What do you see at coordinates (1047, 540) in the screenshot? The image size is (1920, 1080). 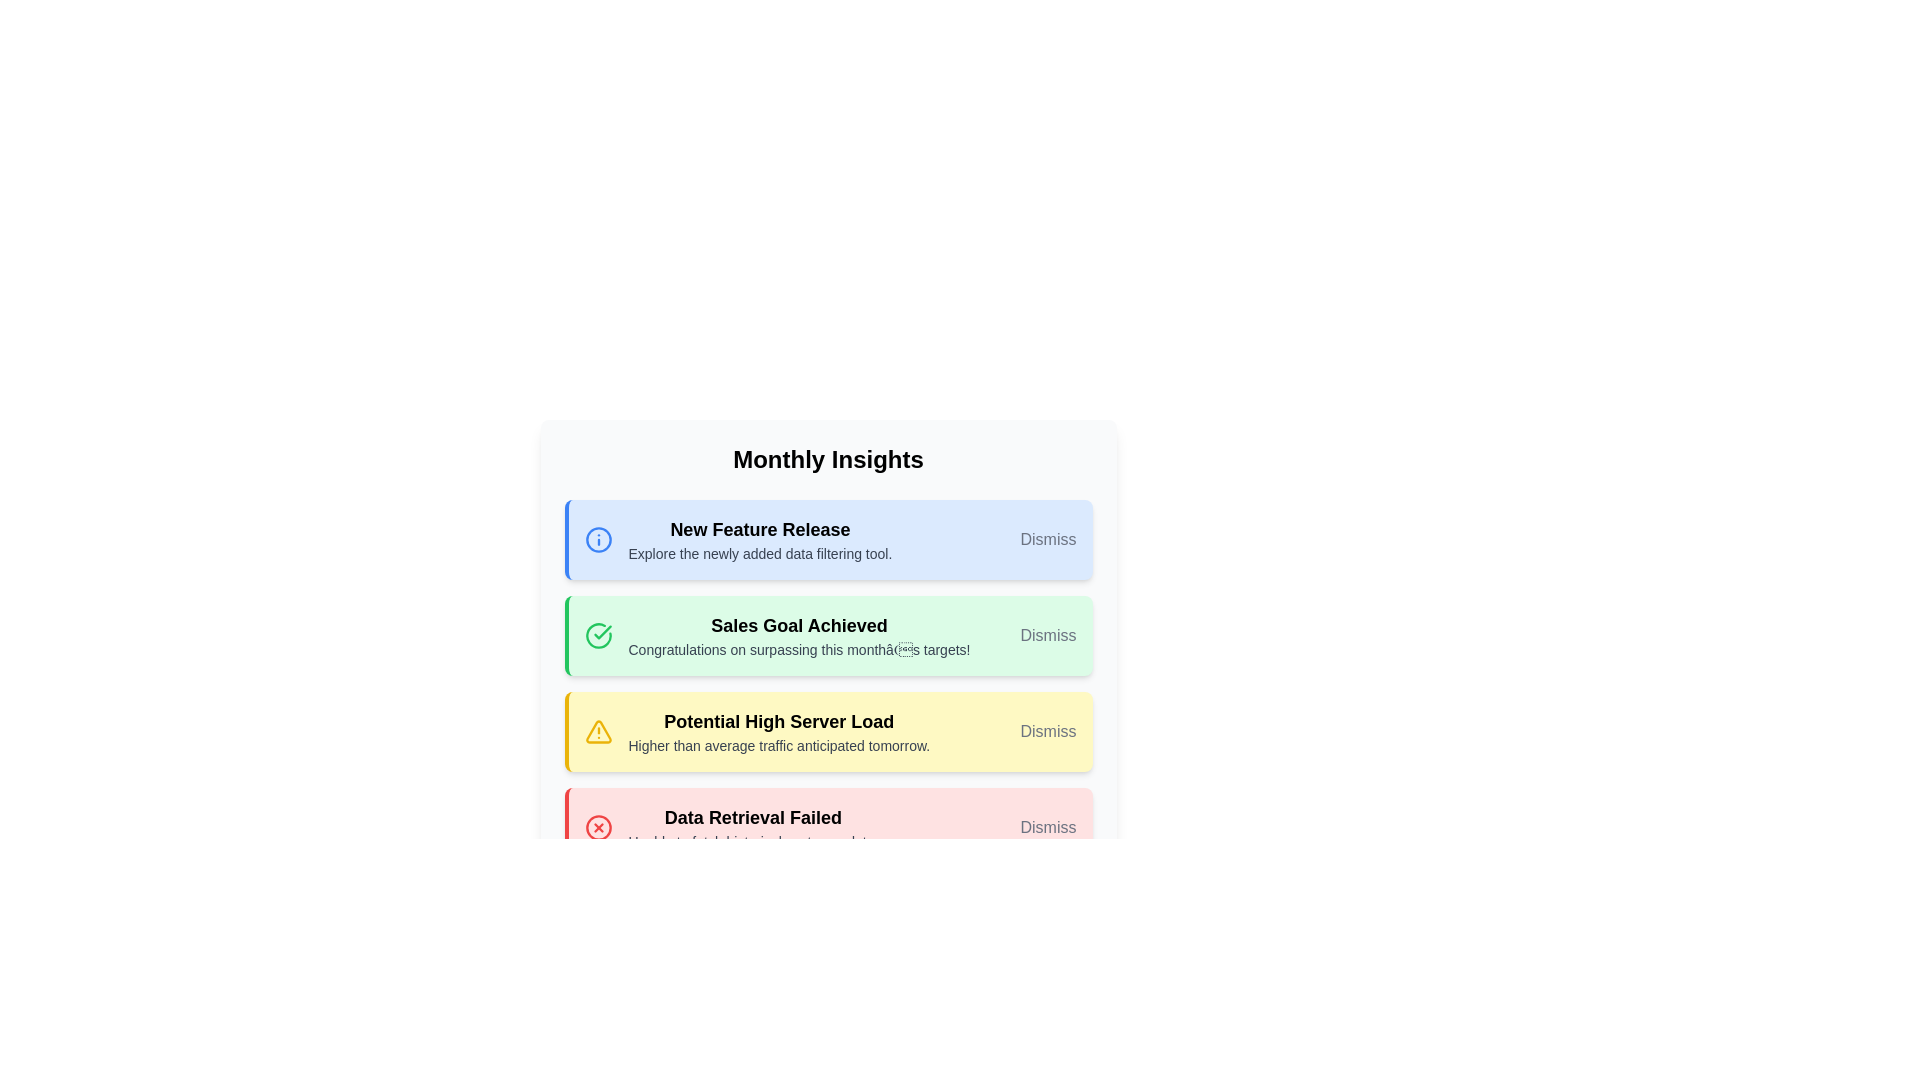 I see `the 'Dismiss' button located at the far right of the blue notification panel titled 'New Feature Release'` at bounding box center [1047, 540].